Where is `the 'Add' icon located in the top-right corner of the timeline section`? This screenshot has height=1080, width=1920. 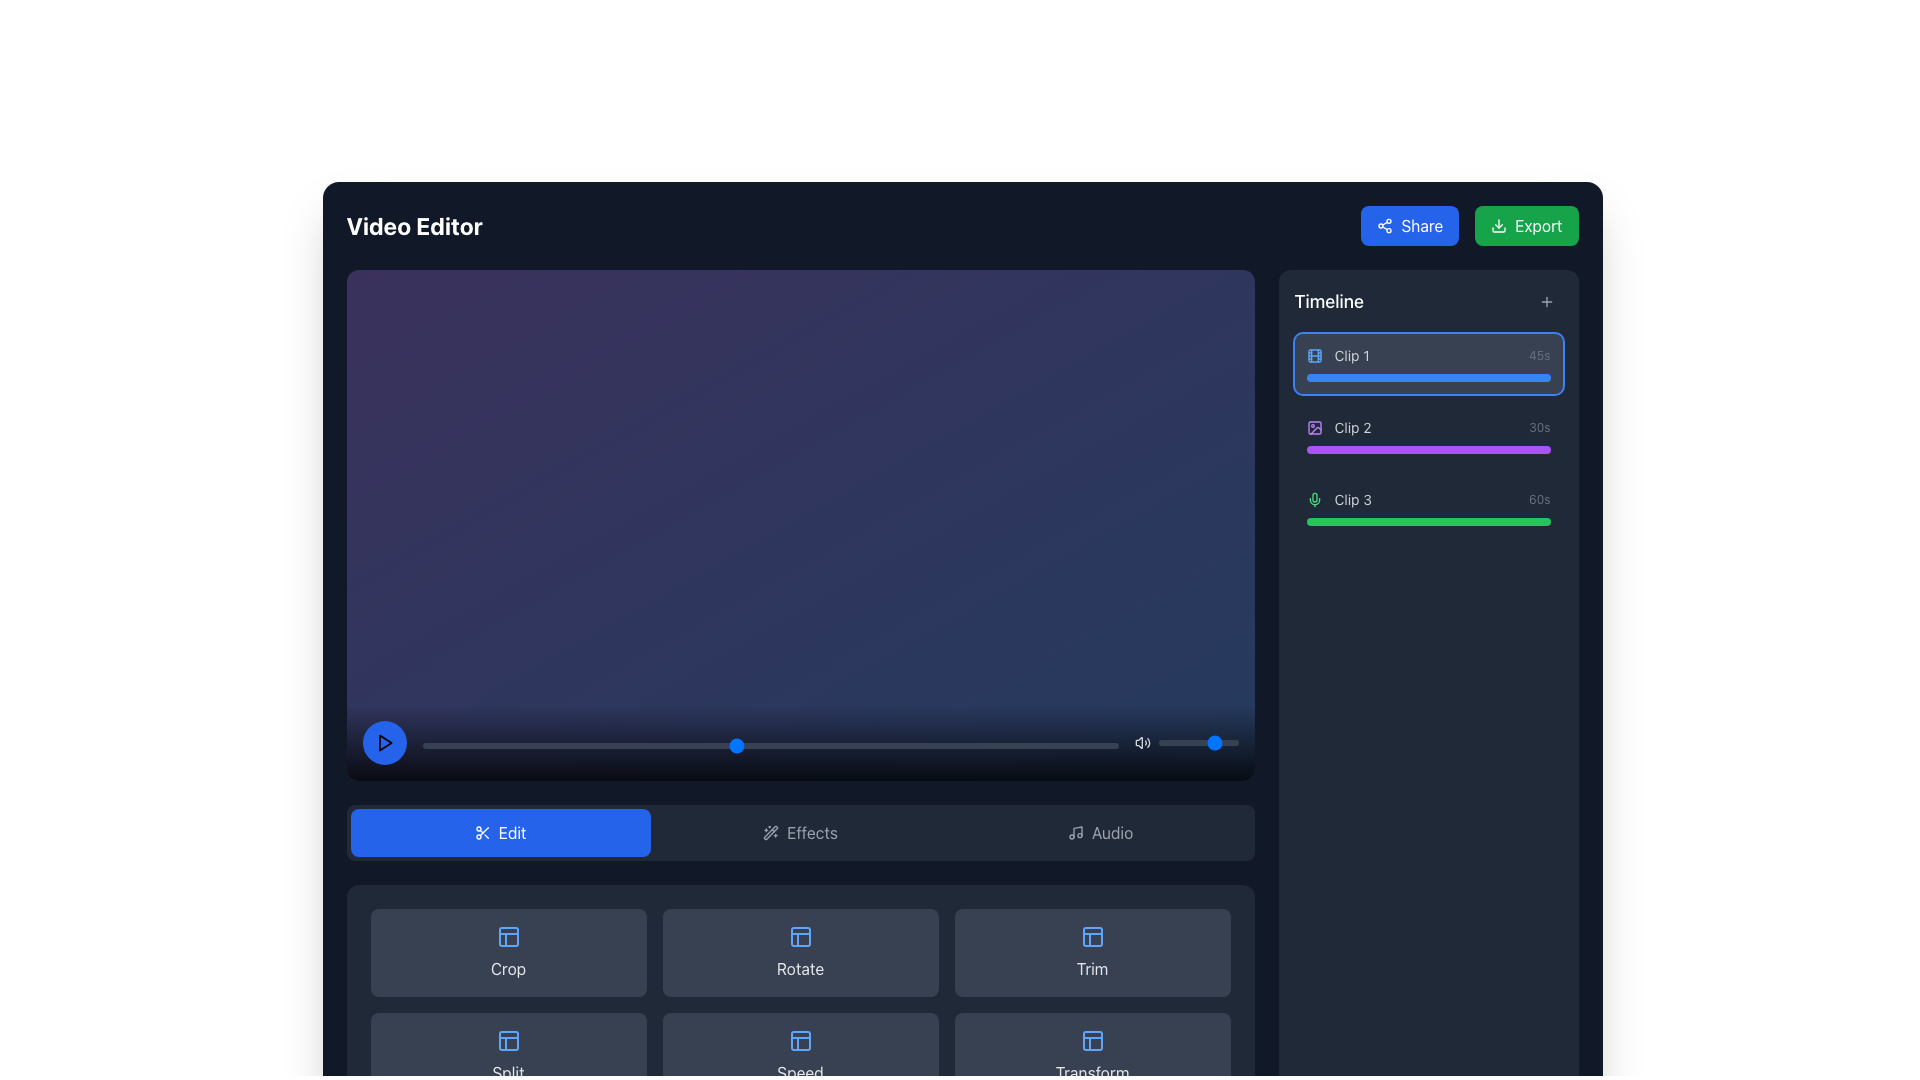 the 'Add' icon located in the top-right corner of the timeline section is located at coordinates (1545, 301).